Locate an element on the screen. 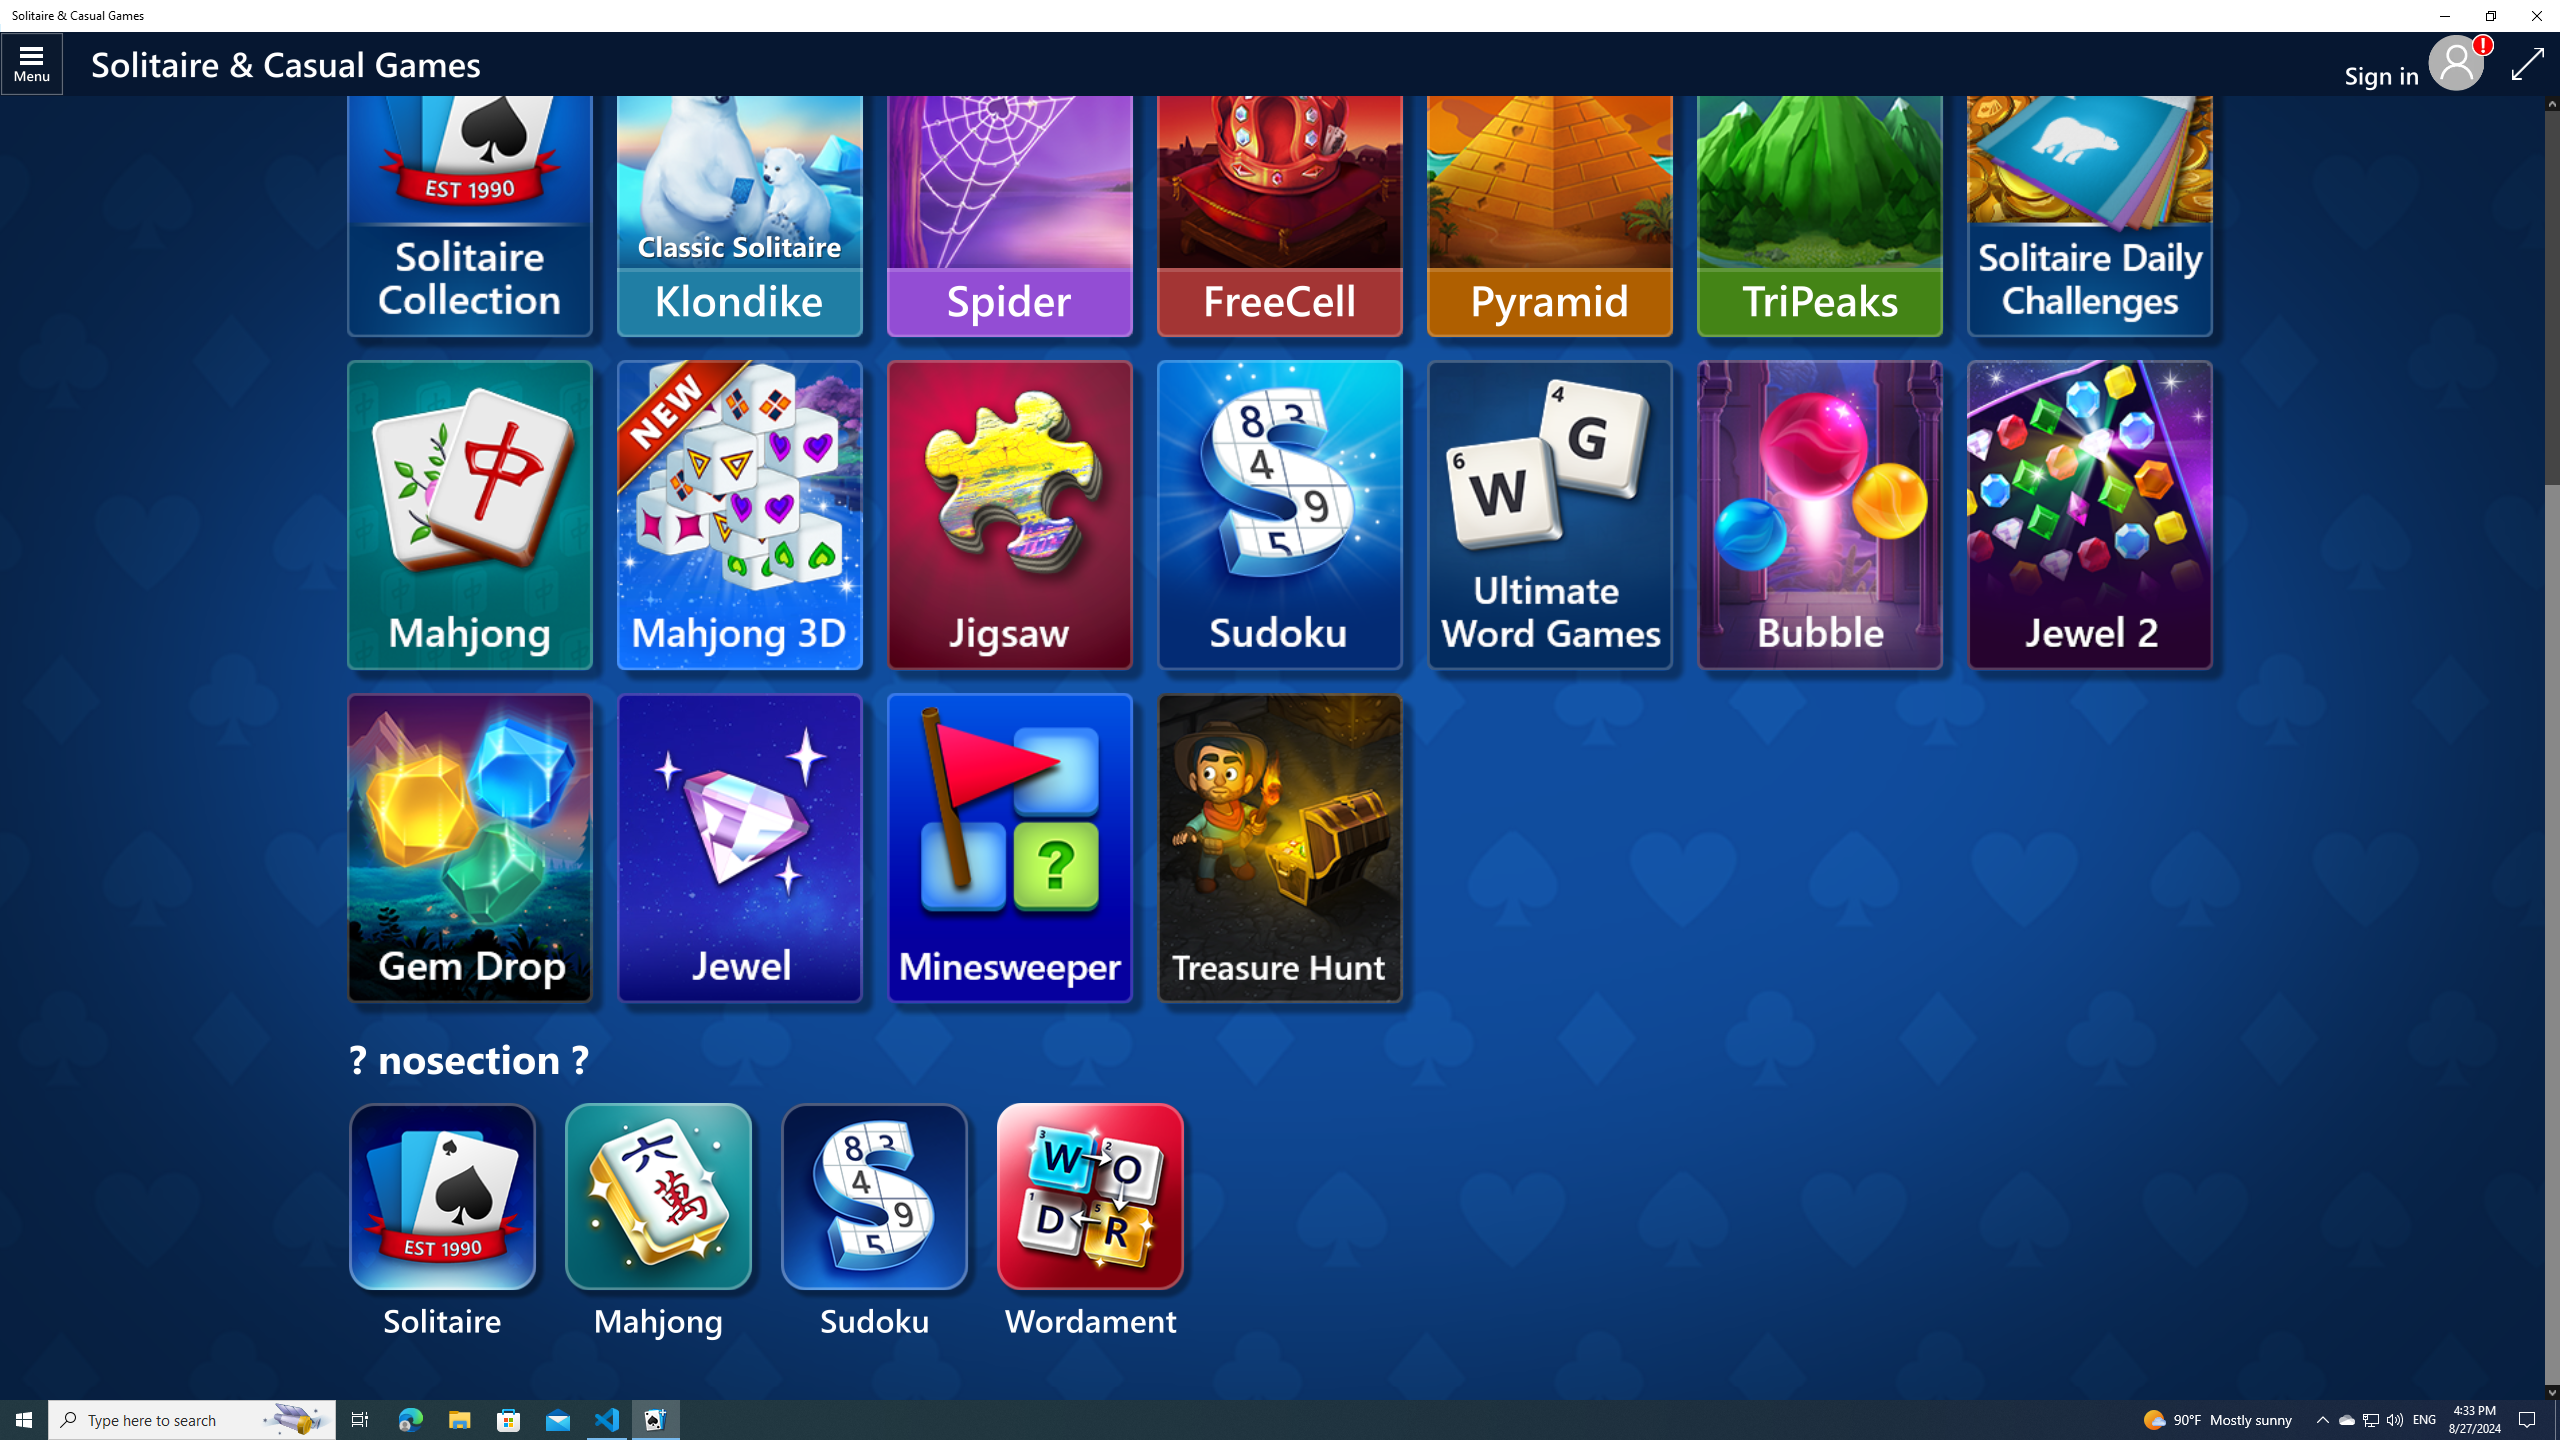 The width and height of the screenshot is (2560, 1440). 'Microsoft Jewel 2' is located at coordinates (2087, 513).